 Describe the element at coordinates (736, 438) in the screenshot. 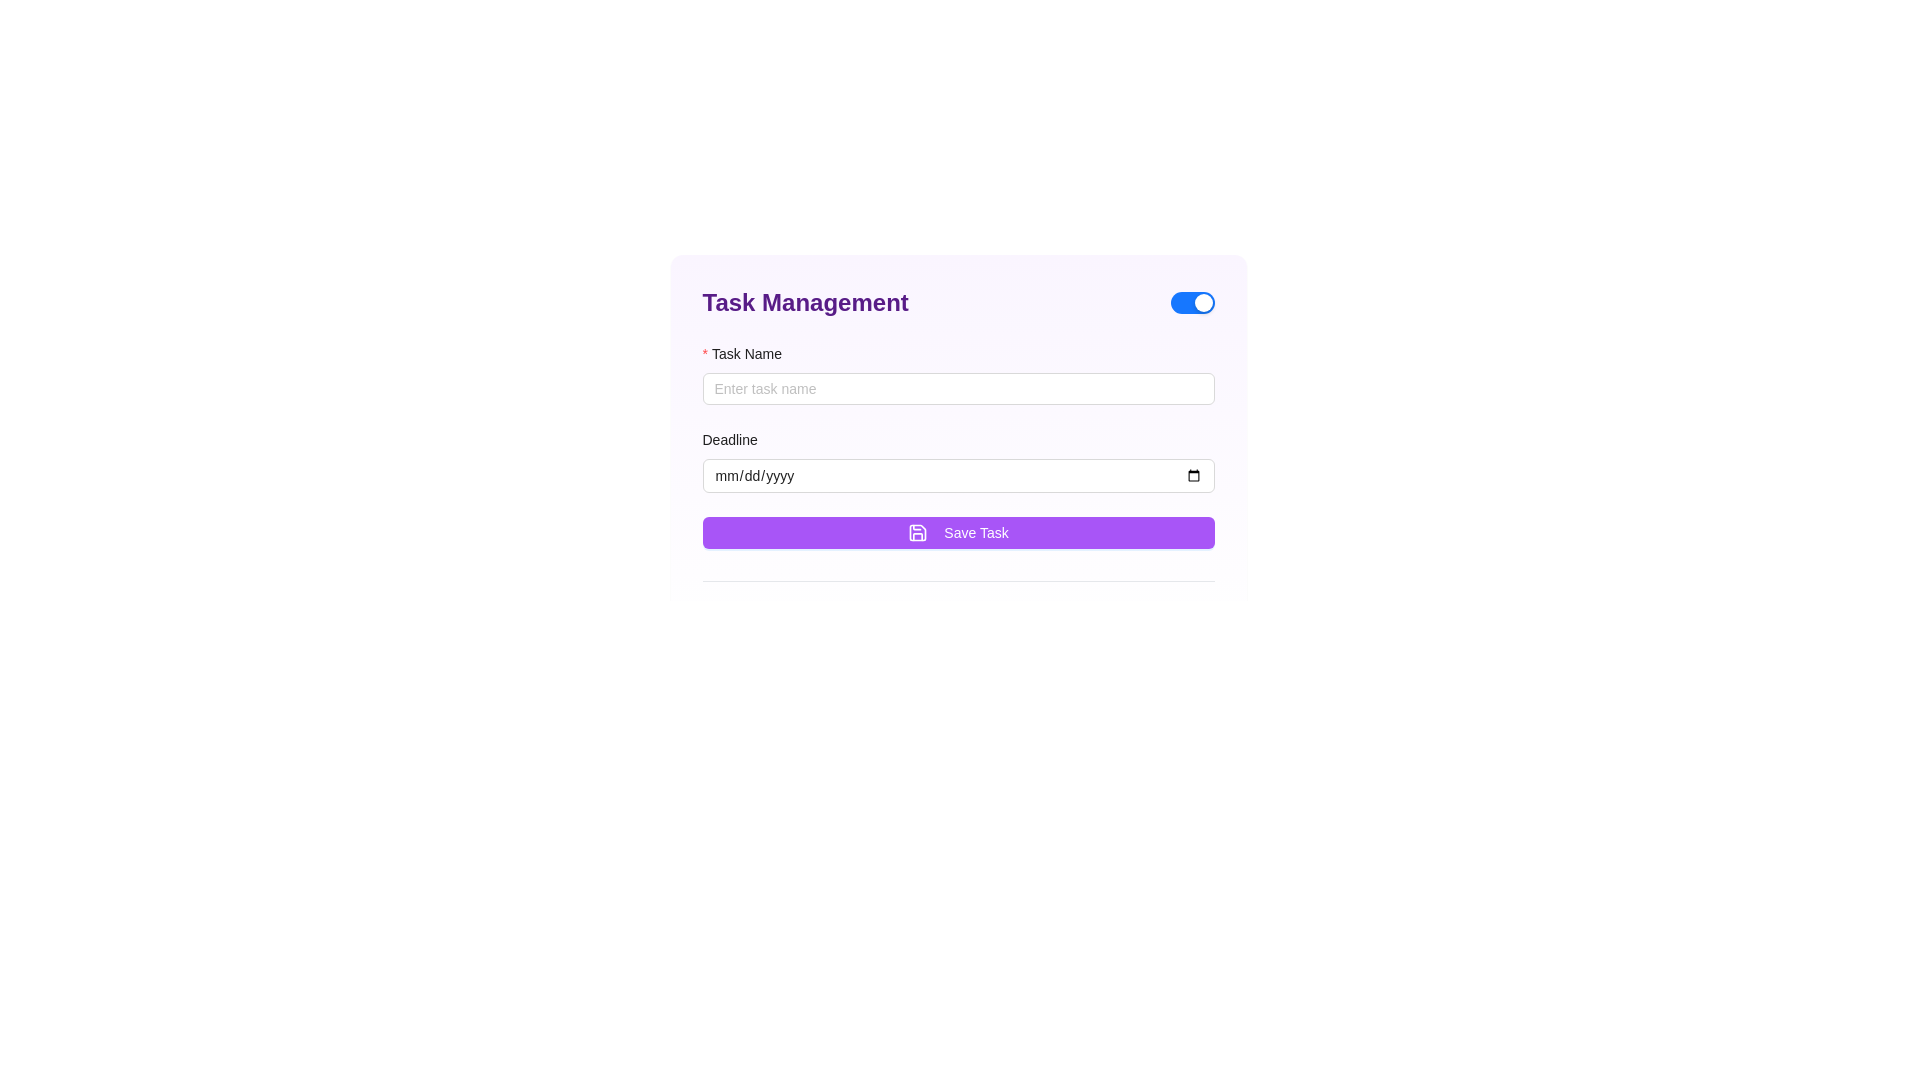

I see `the label that provides context for the date input field, which is positioned beneath the 'Task Name' label and aligned left within the form` at that location.